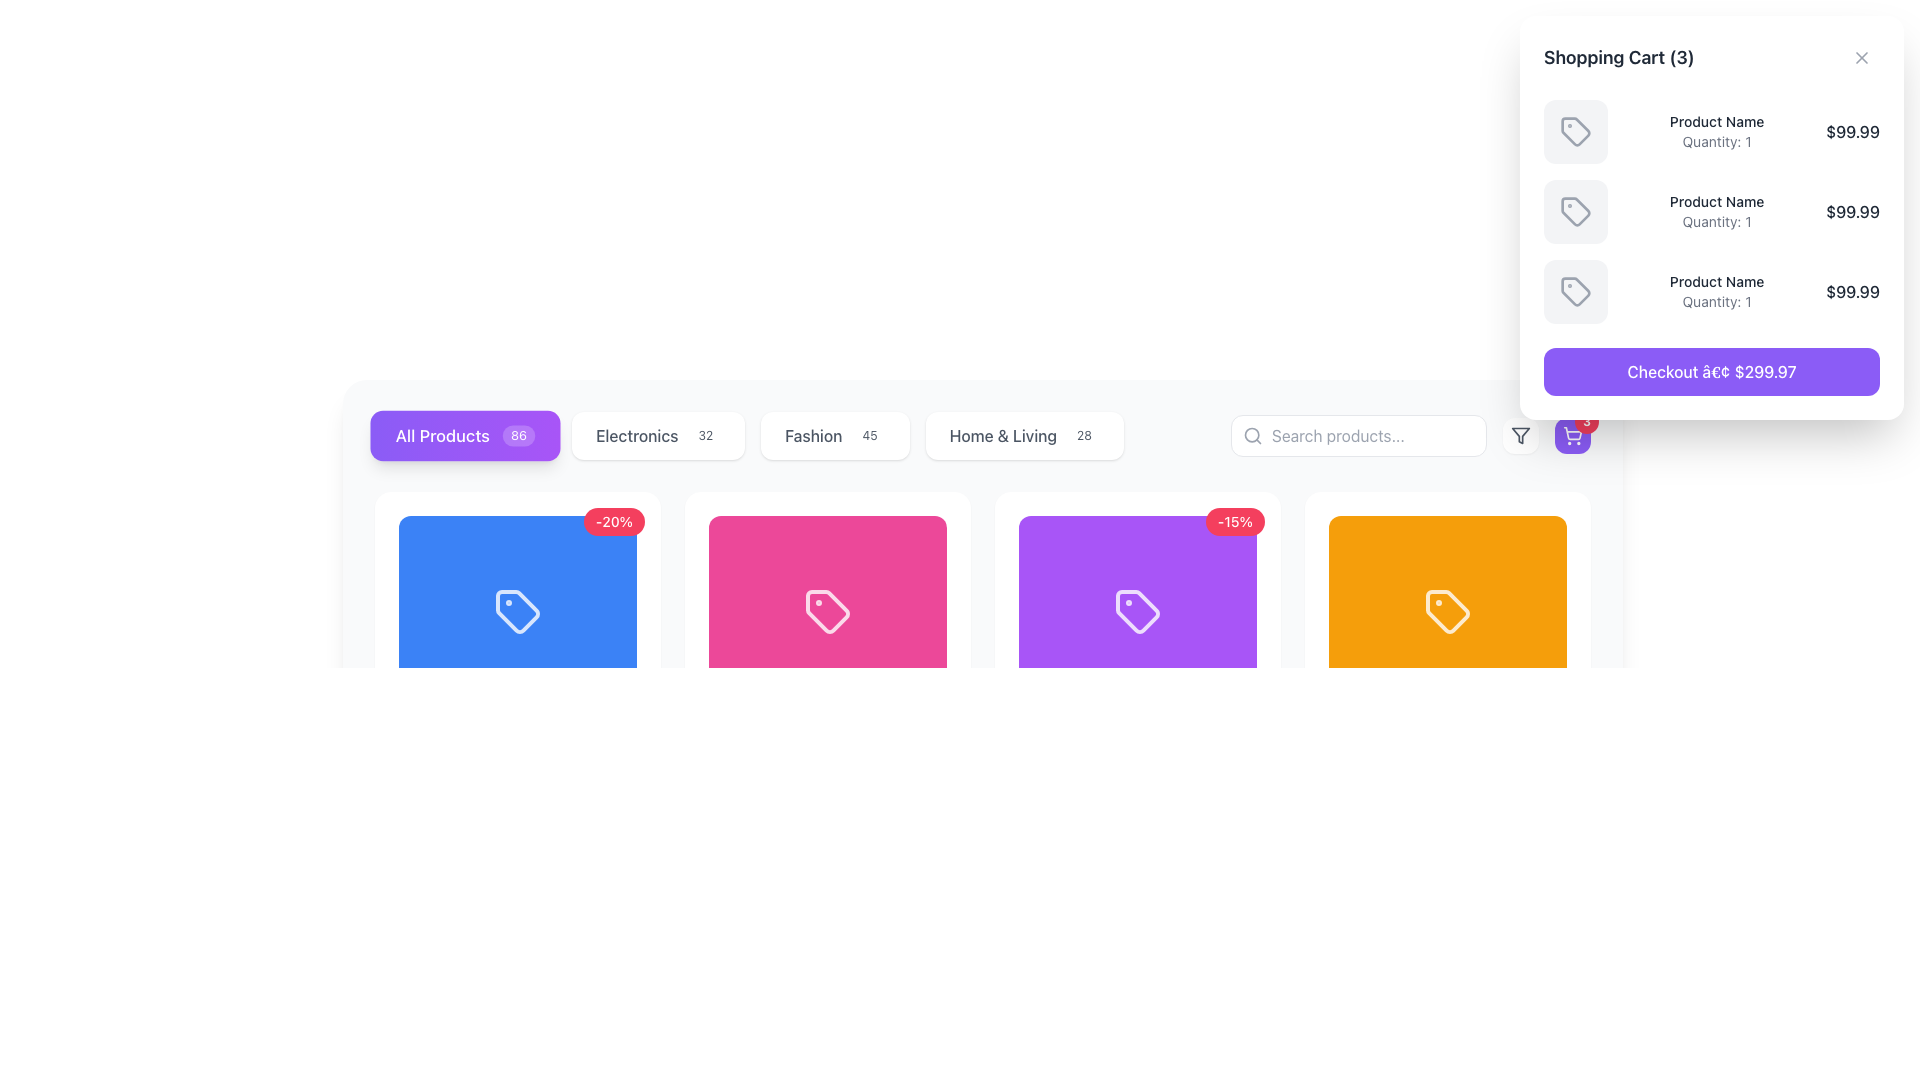 The width and height of the screenshot is (1920, 1080). Describe the element at coordinates (1574, 131) in the screenshot. I see `the icon resembling a tag located in the upper-left corner of the shopping cart drawer to observe its associated tooltip or effect` at that location.